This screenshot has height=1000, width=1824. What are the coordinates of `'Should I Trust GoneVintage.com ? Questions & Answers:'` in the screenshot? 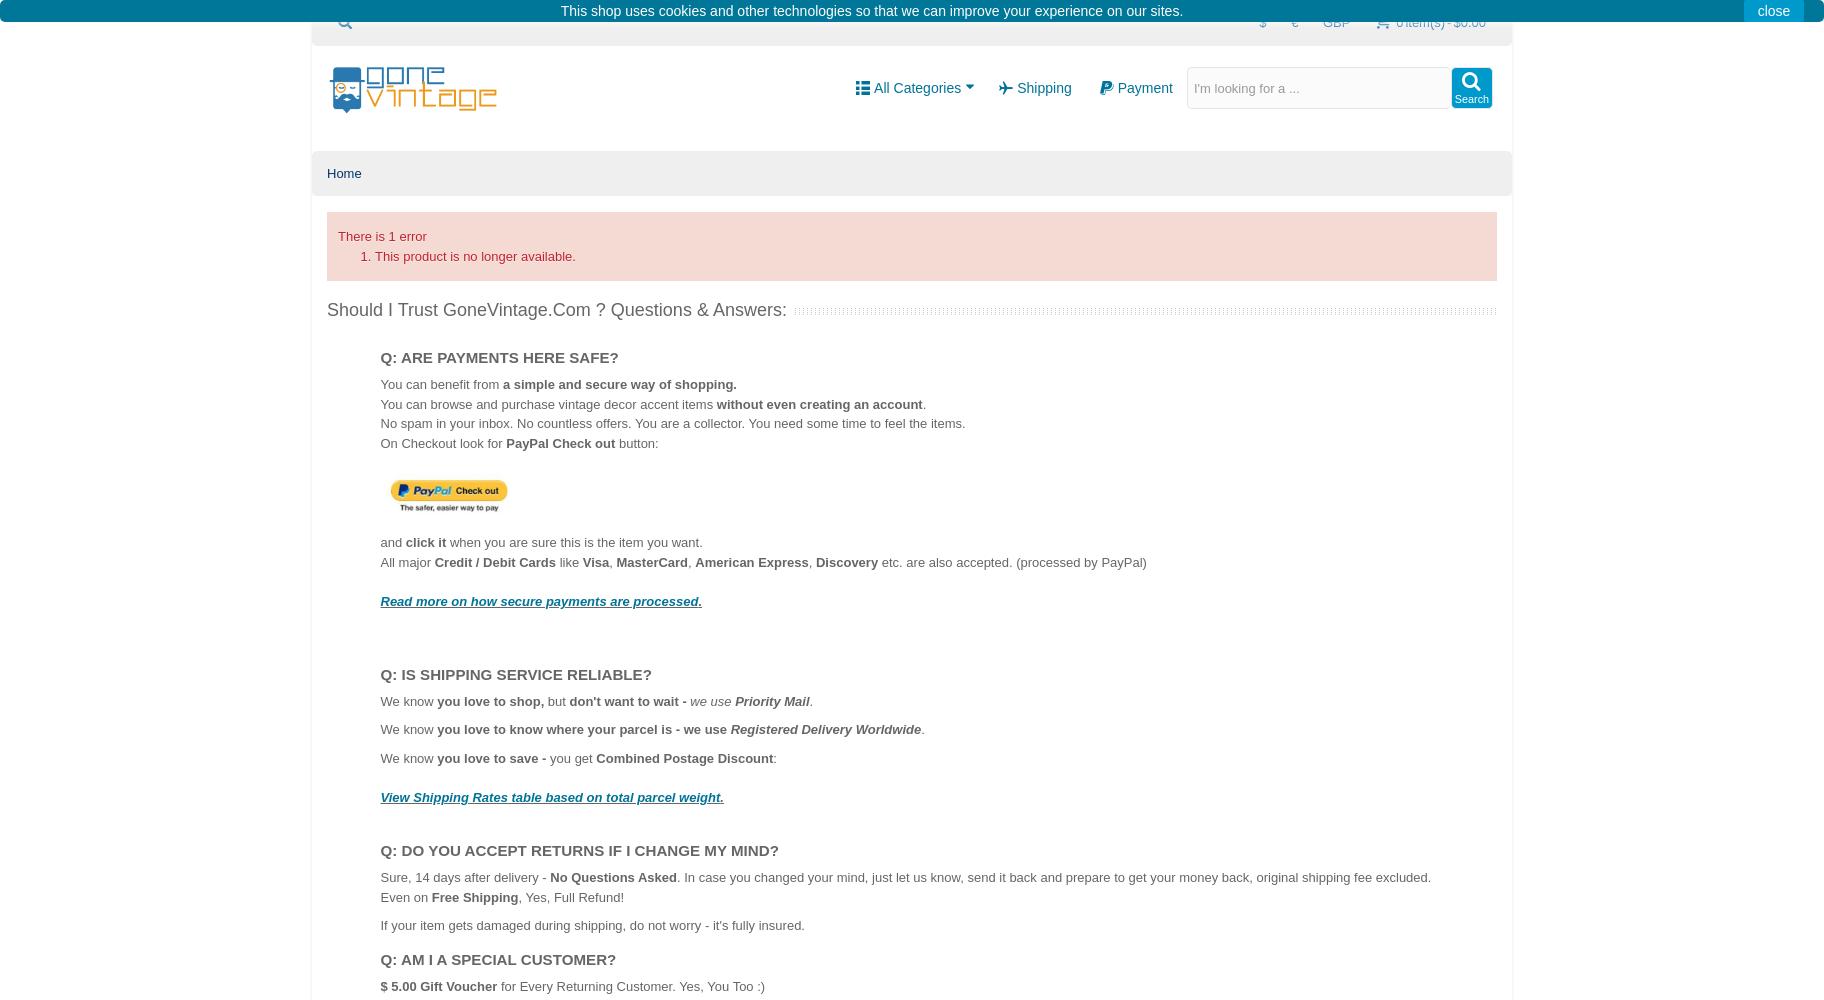 It's located at (555, 310).